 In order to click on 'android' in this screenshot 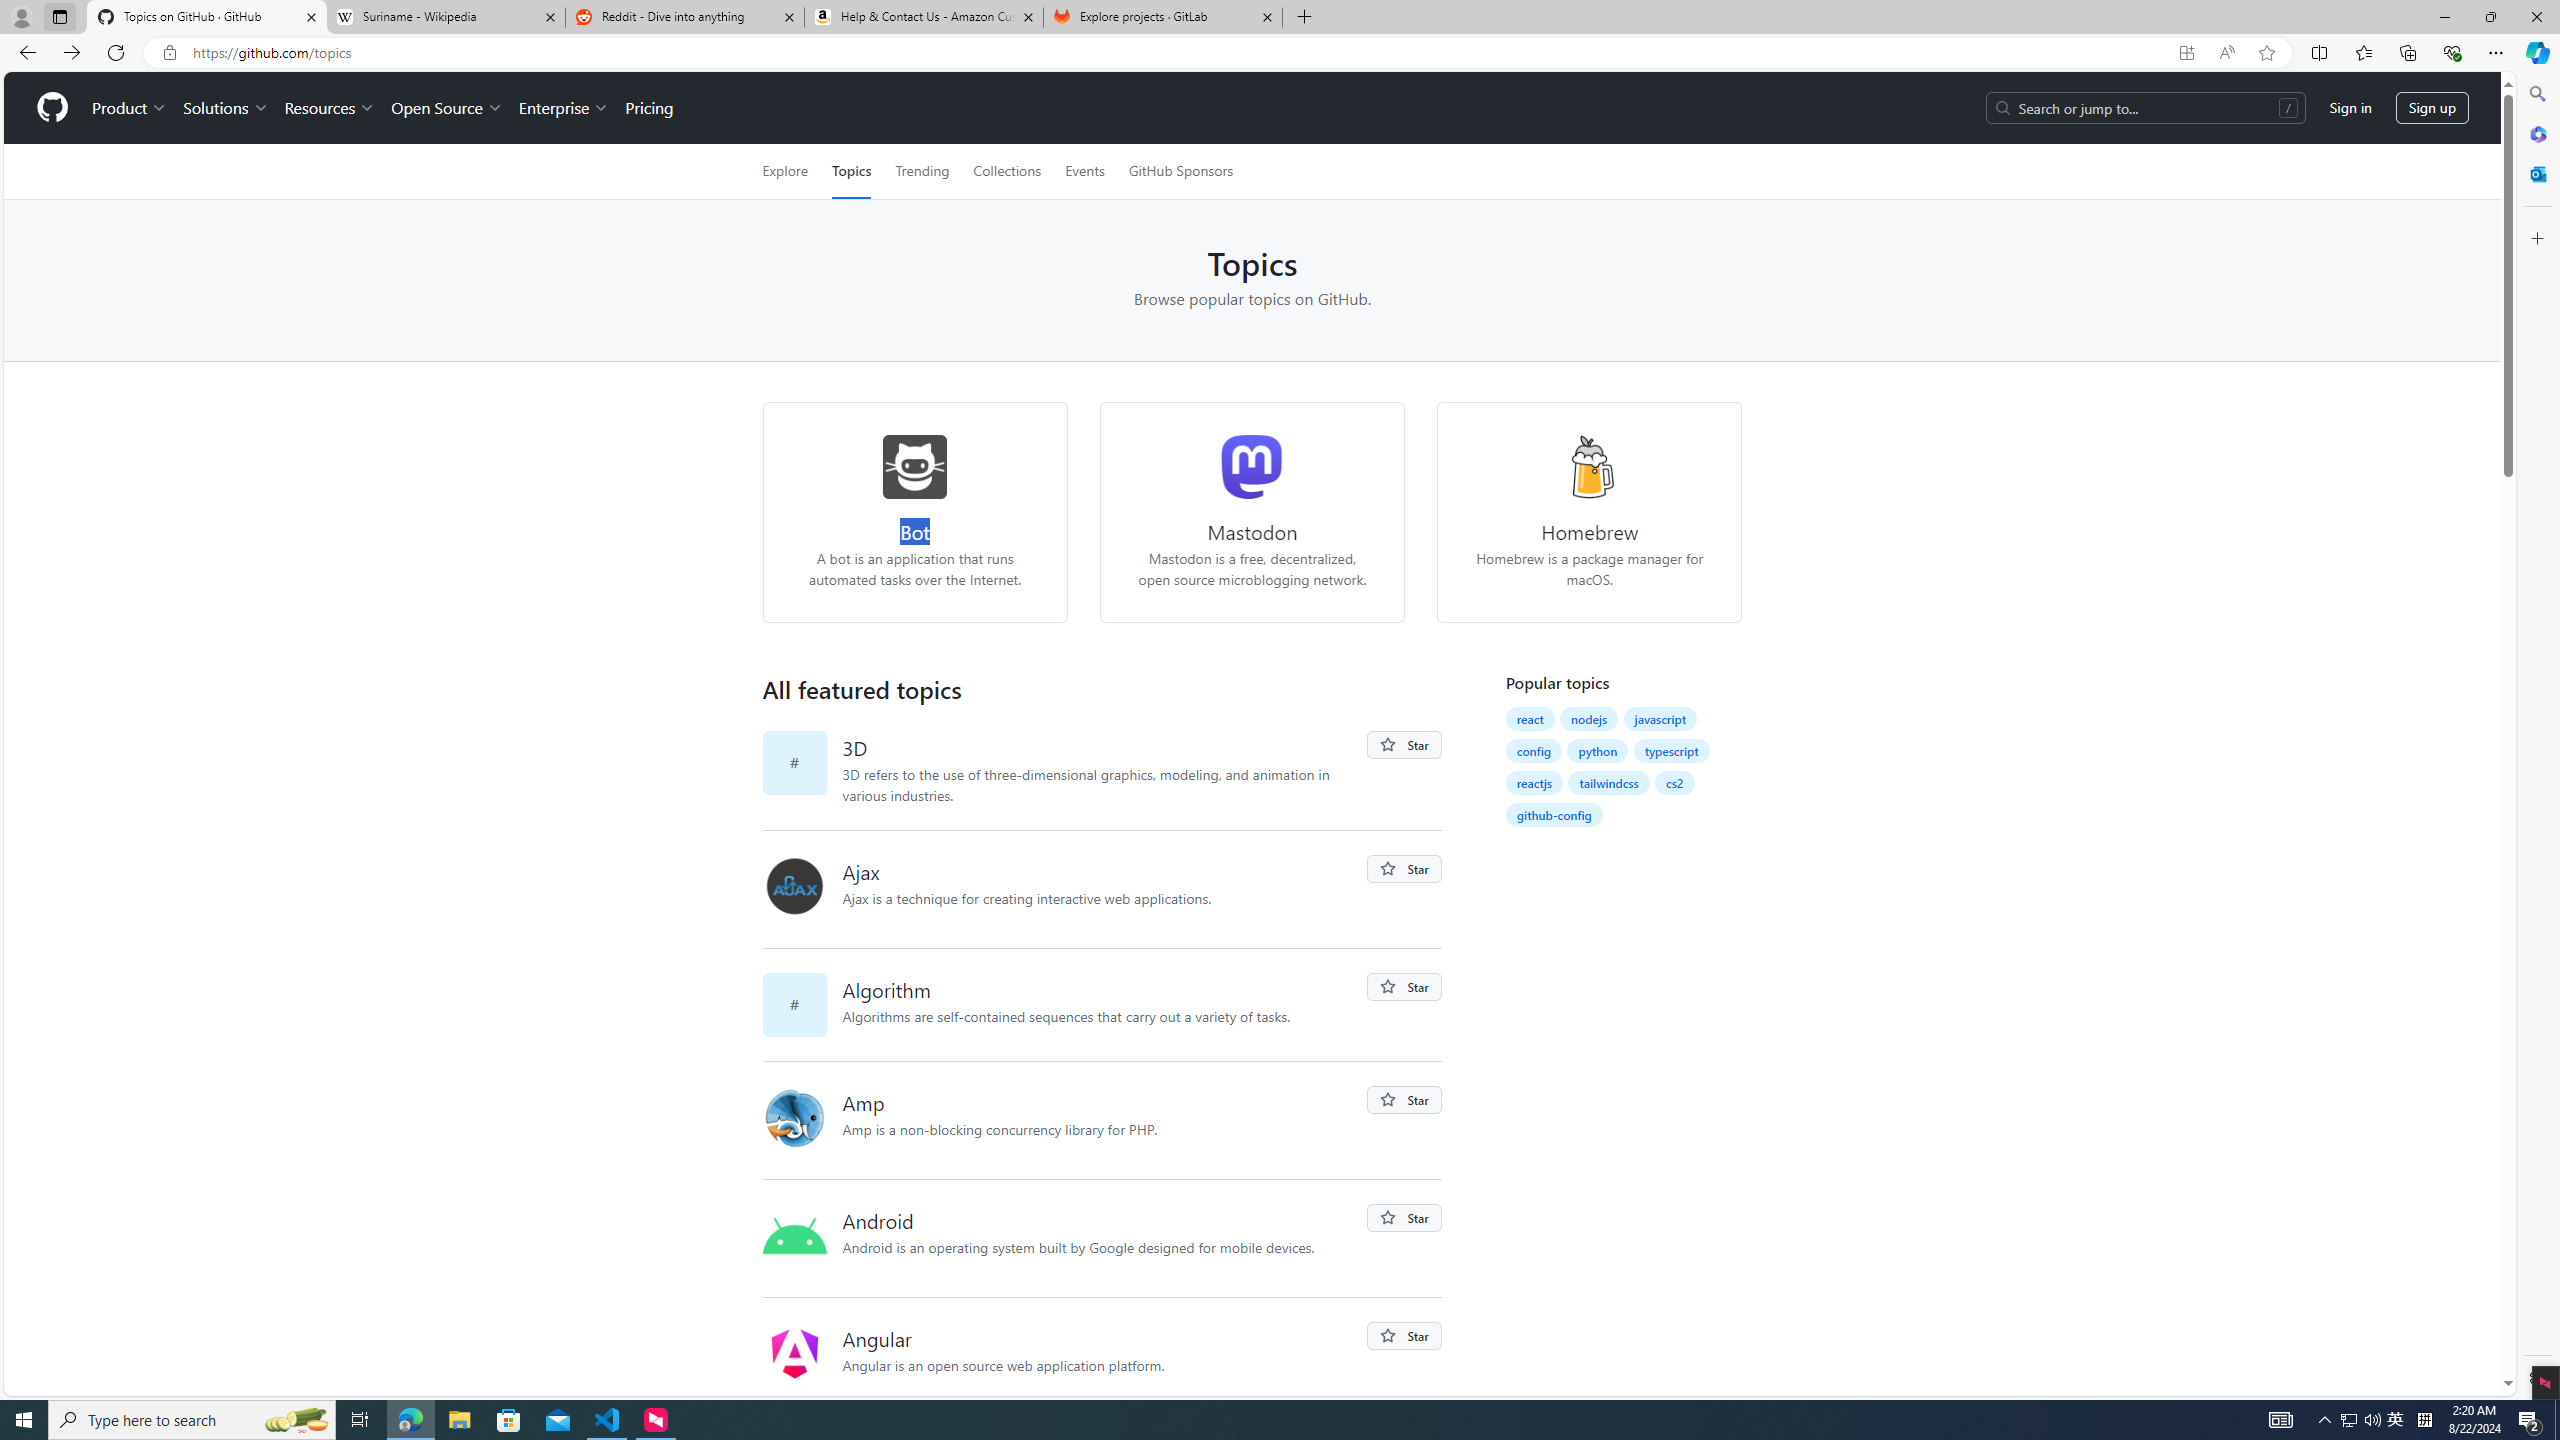, I will do `click(794, 1236)`.